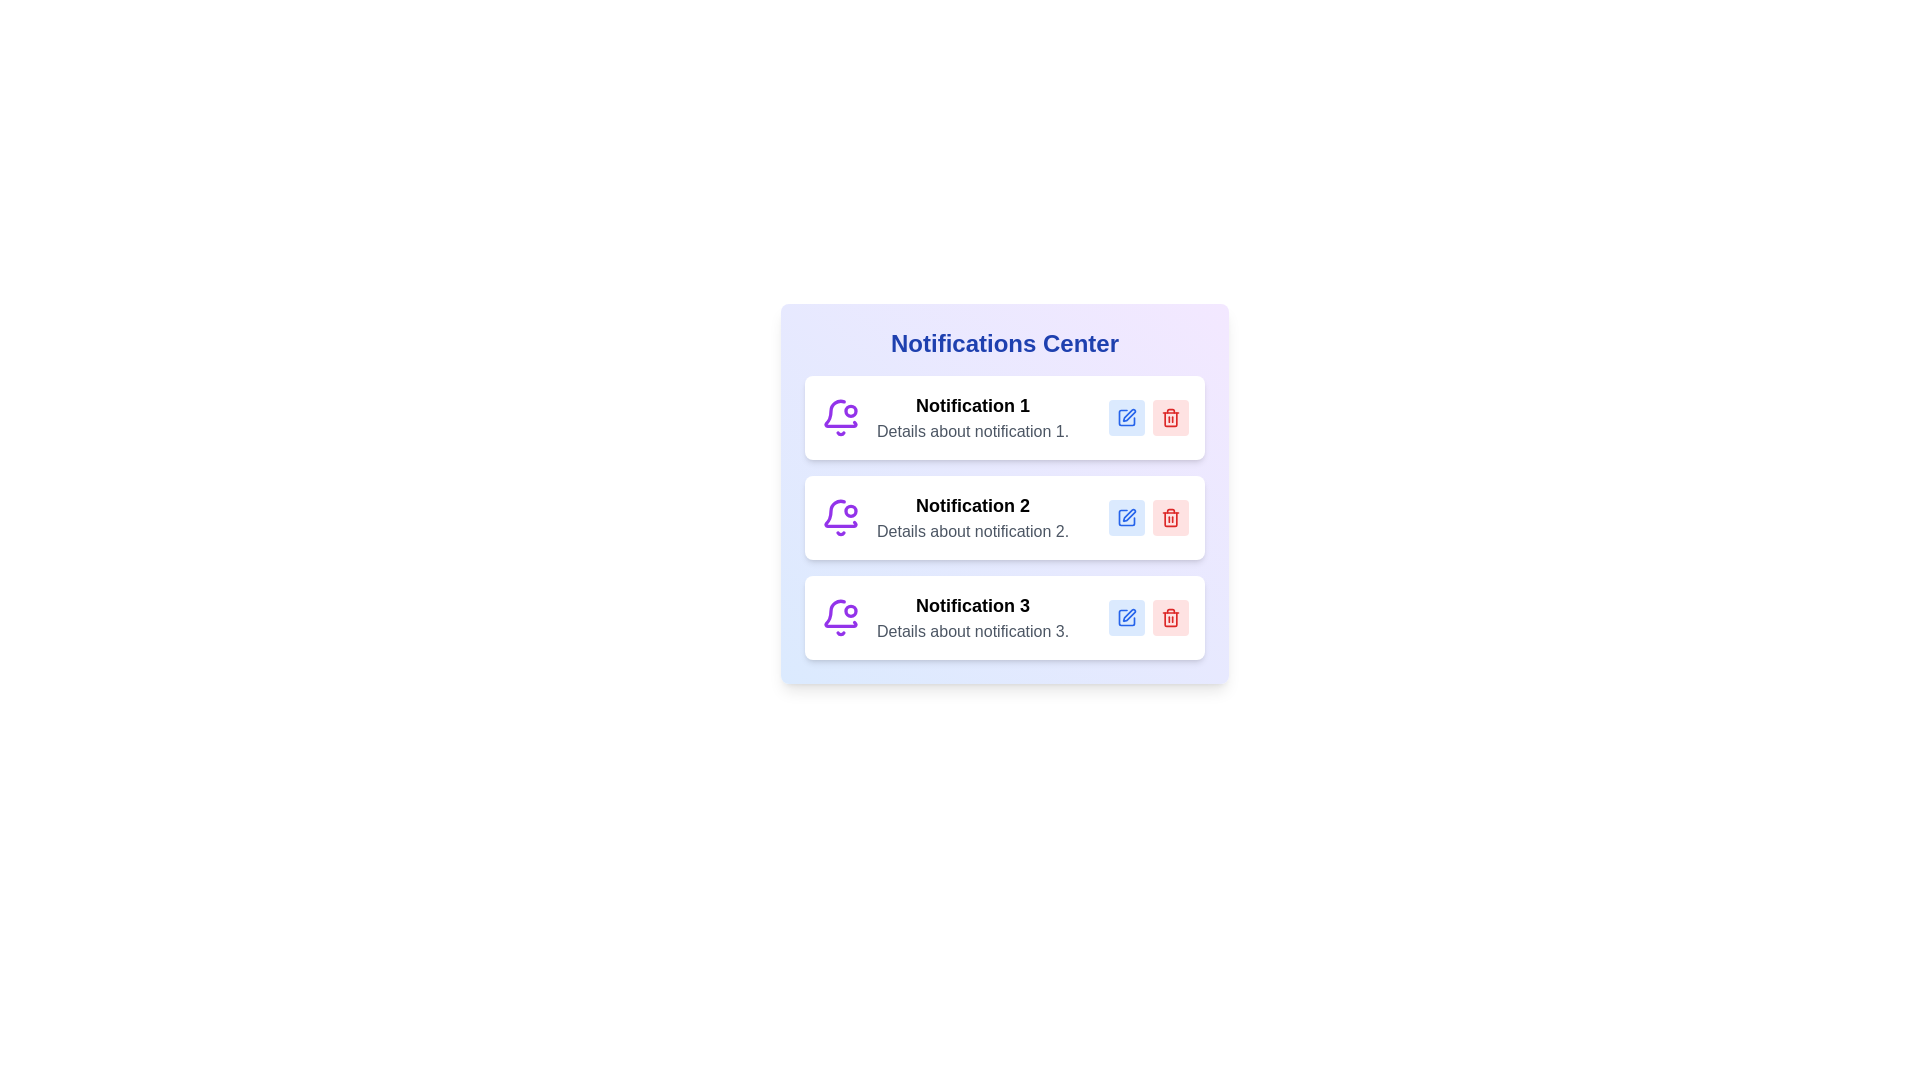 The width and height of the screenshot is (1920, 1080). Describe the element at coordinates (973, 405) in the screenshot. I see `the Text Label displaying 'Notification 1', which is styled as a bold, large font heading within a group of notification entries` at that location.